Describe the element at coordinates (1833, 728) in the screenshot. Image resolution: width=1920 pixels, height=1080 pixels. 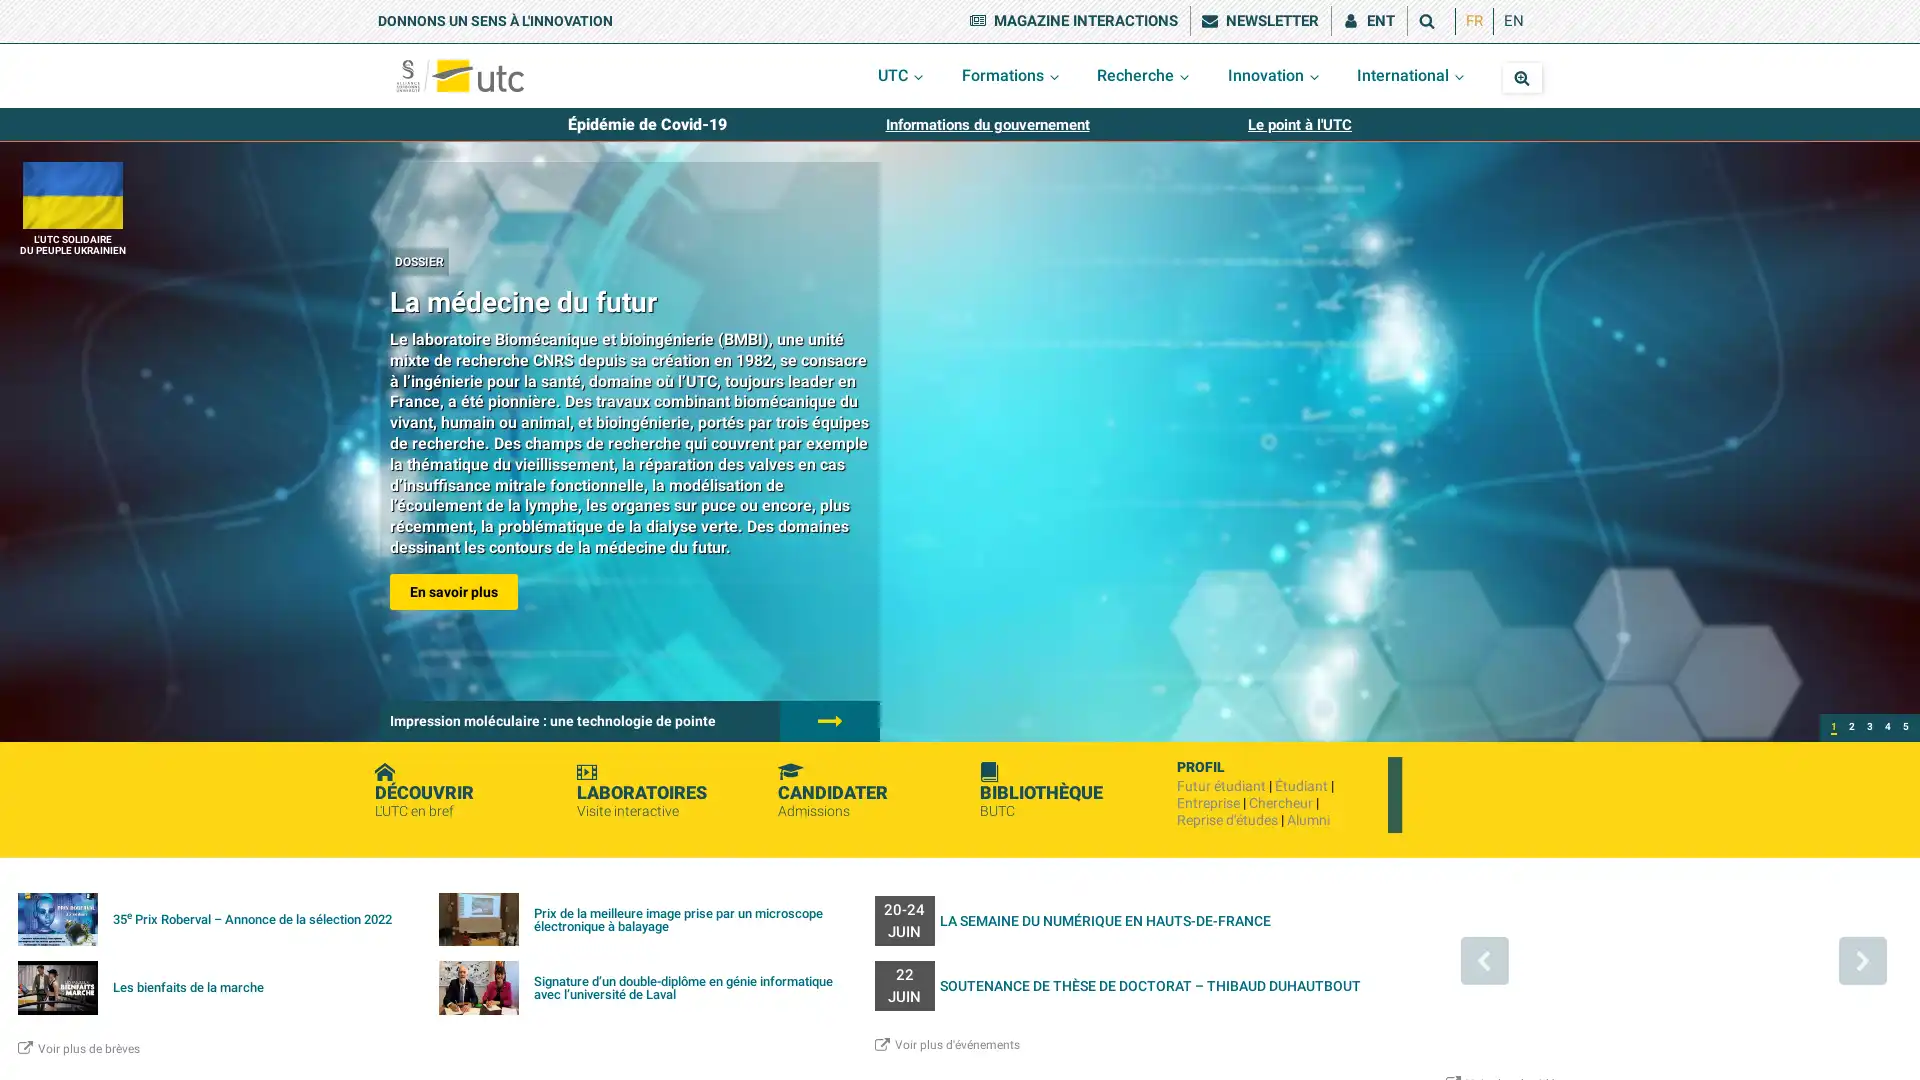
I see `La medecine du futur` at that location.